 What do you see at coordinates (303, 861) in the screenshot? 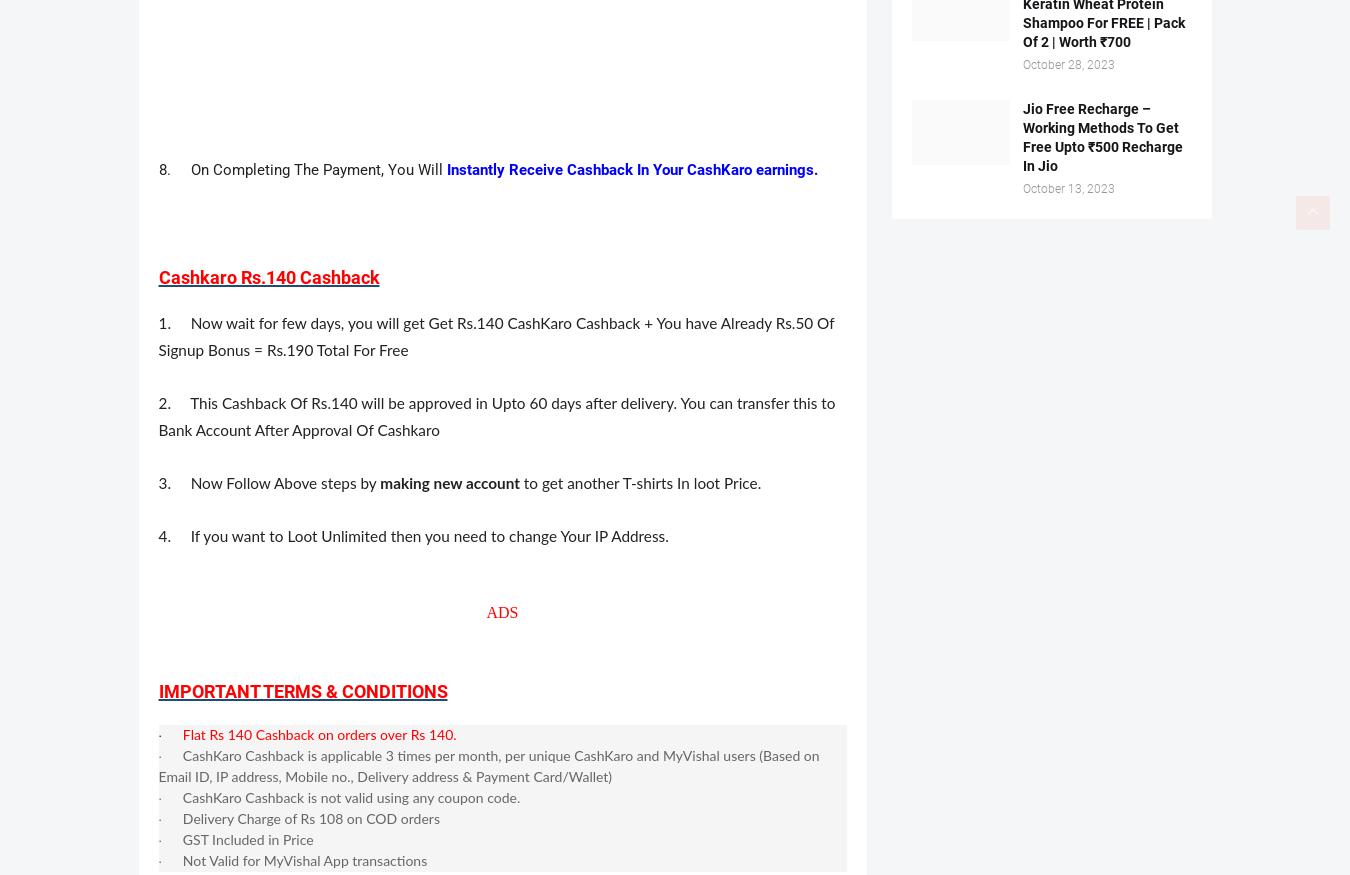
I see `'Not Valid for MyVishal App transactions'` at bounding box center [303, 861].